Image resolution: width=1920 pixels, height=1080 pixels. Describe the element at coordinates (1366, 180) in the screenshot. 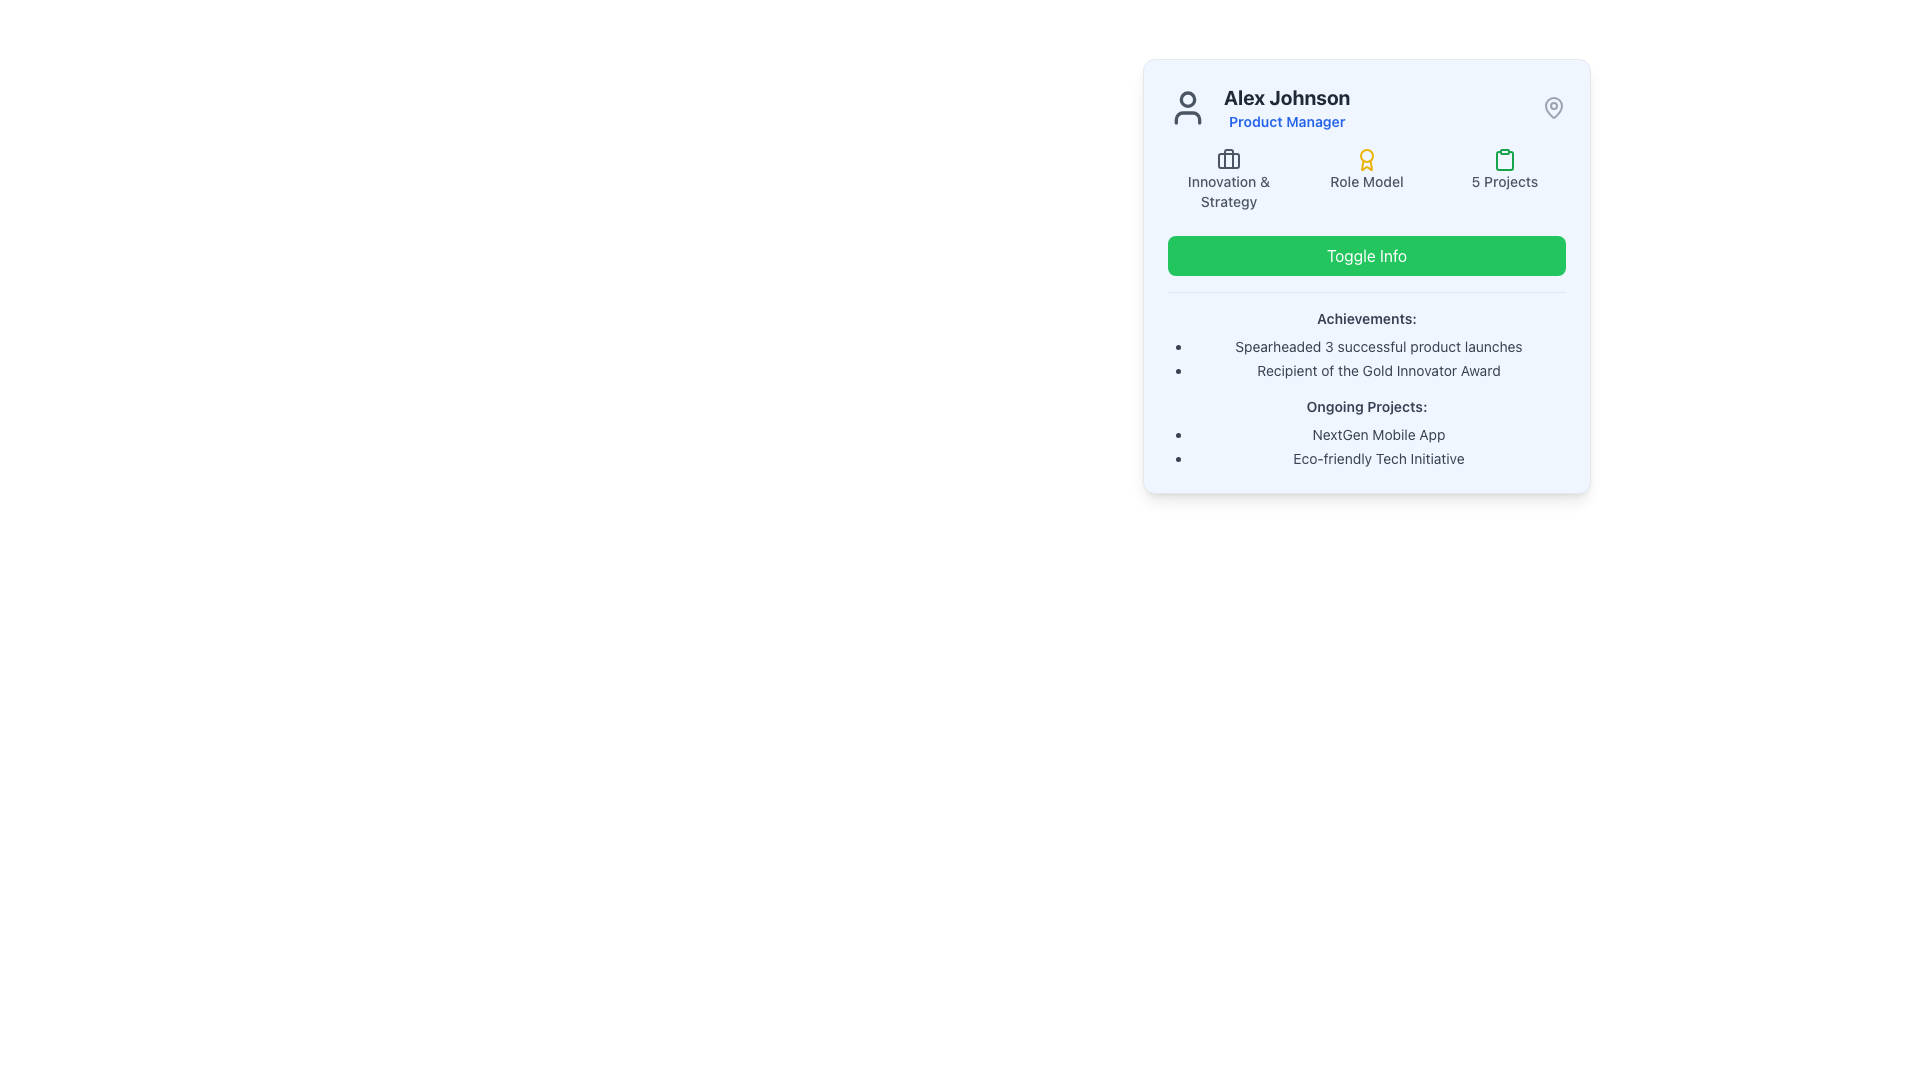

I see `the 'Role Model' information block in the center section of the panel titled 'Alex Johnson, Product Manager.'` at that location.